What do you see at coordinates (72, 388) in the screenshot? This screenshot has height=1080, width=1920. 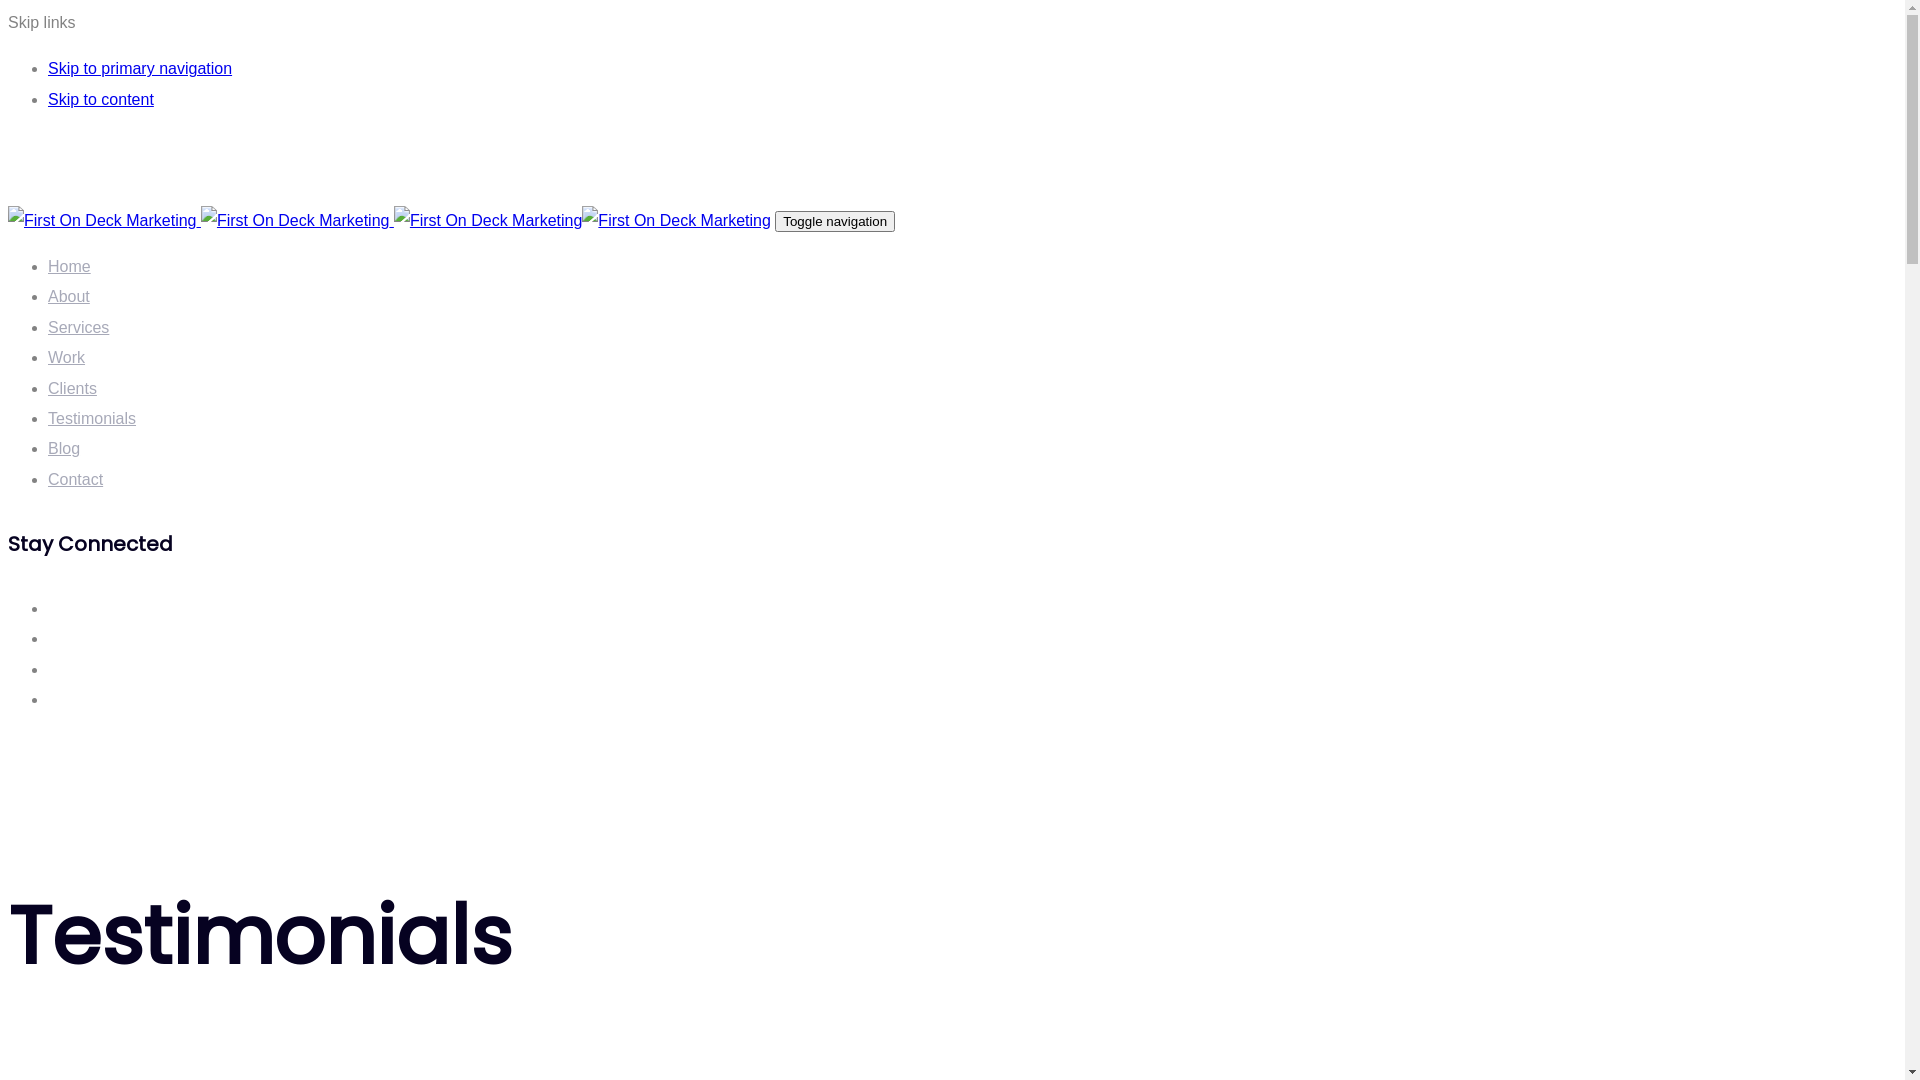 I see `'Clients'` at bounding box center [72, 388].